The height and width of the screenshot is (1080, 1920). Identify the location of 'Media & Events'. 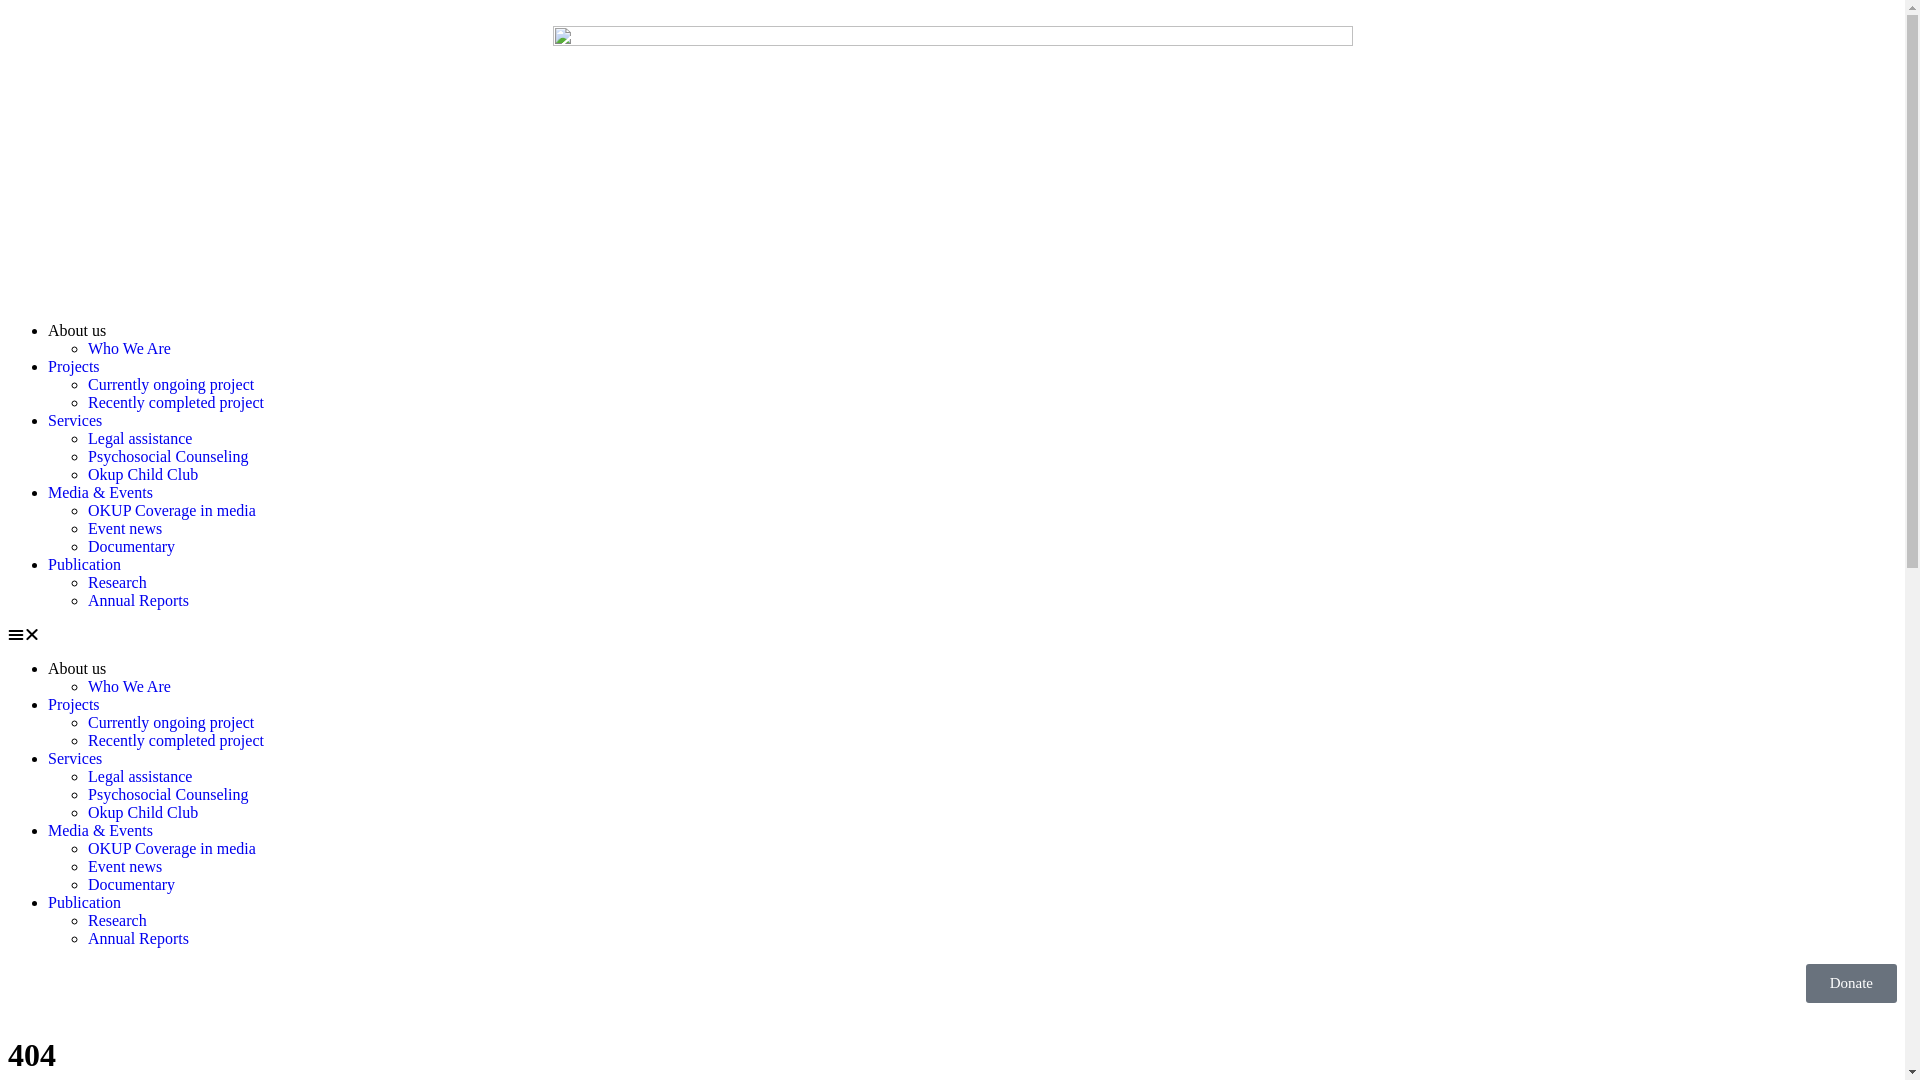
(99, 492).